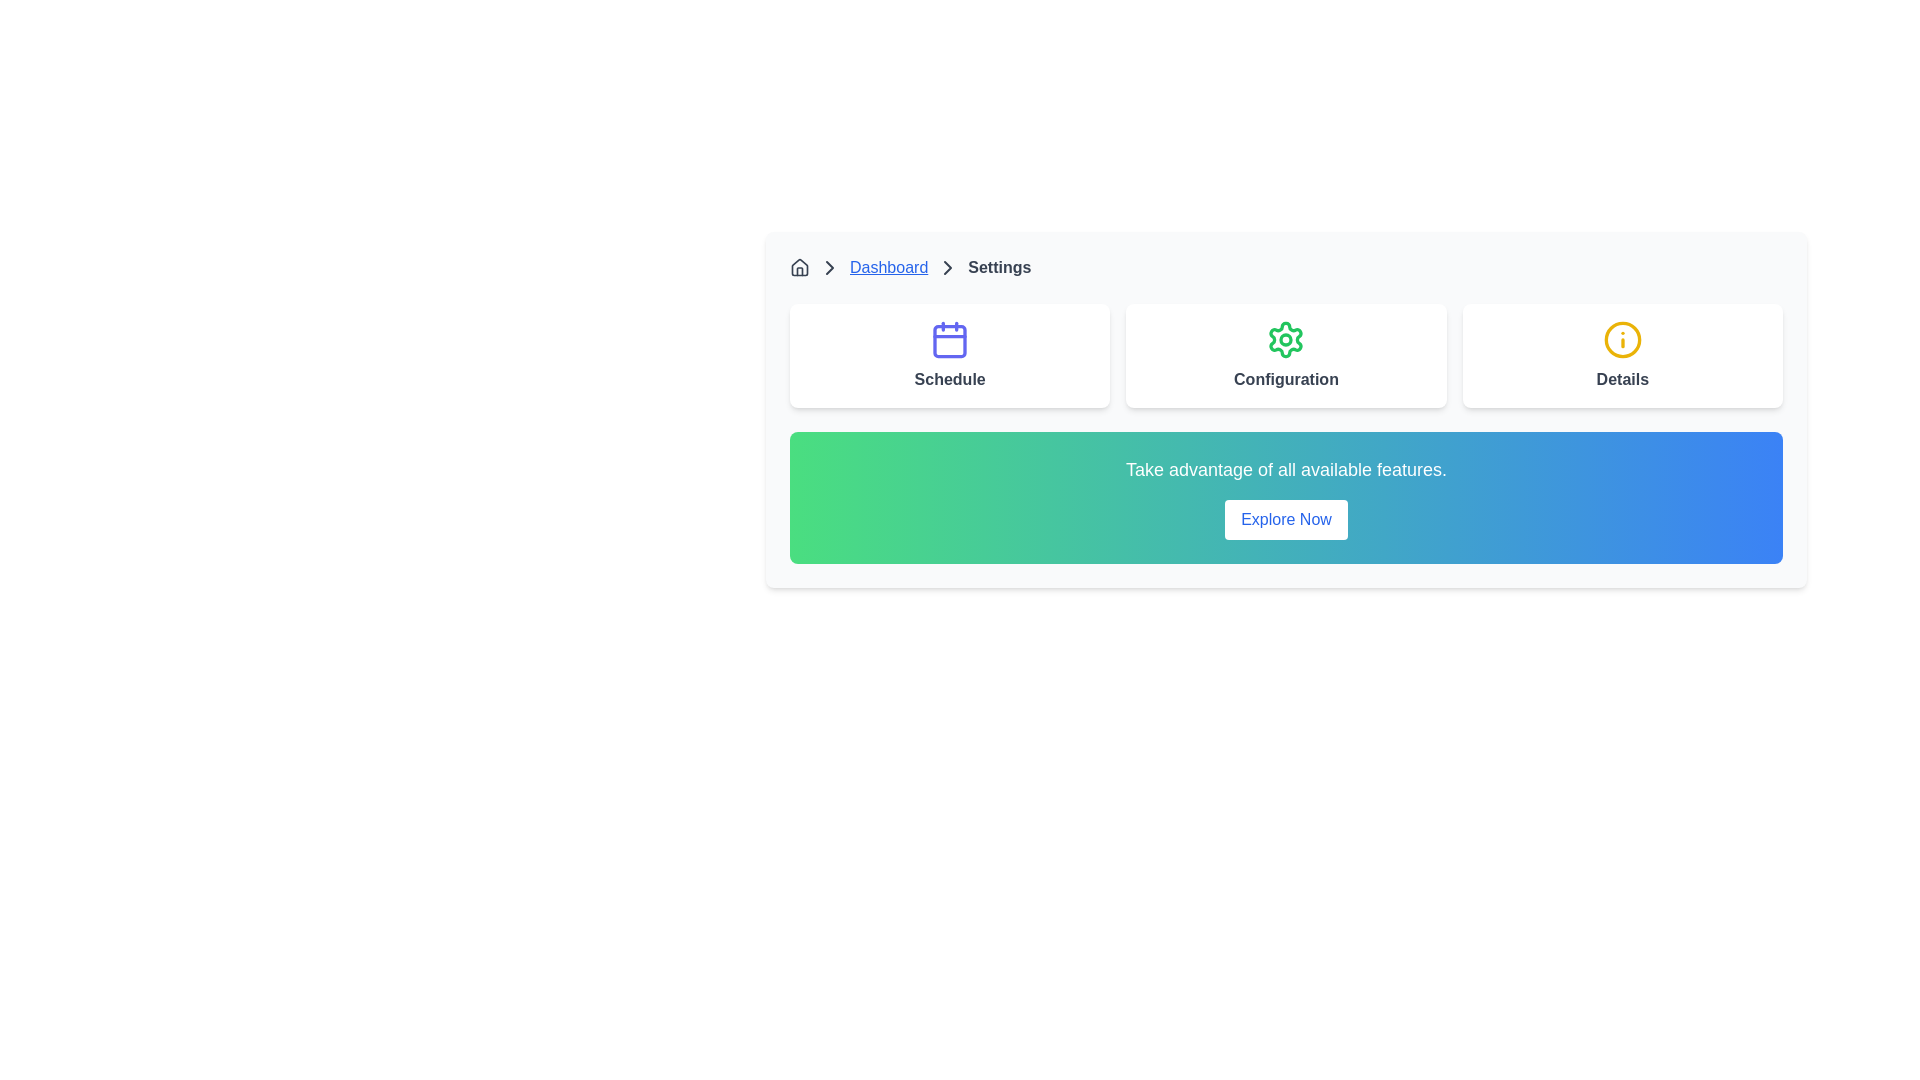 The width and height of the screenshot is (1920, 1080). Describe the element at coordinates (1286, 380) in the screenshot. I see `the Text label that describes the settings configuration section, located below the green settings icon in the middle card of a grid of three cards` at that location.